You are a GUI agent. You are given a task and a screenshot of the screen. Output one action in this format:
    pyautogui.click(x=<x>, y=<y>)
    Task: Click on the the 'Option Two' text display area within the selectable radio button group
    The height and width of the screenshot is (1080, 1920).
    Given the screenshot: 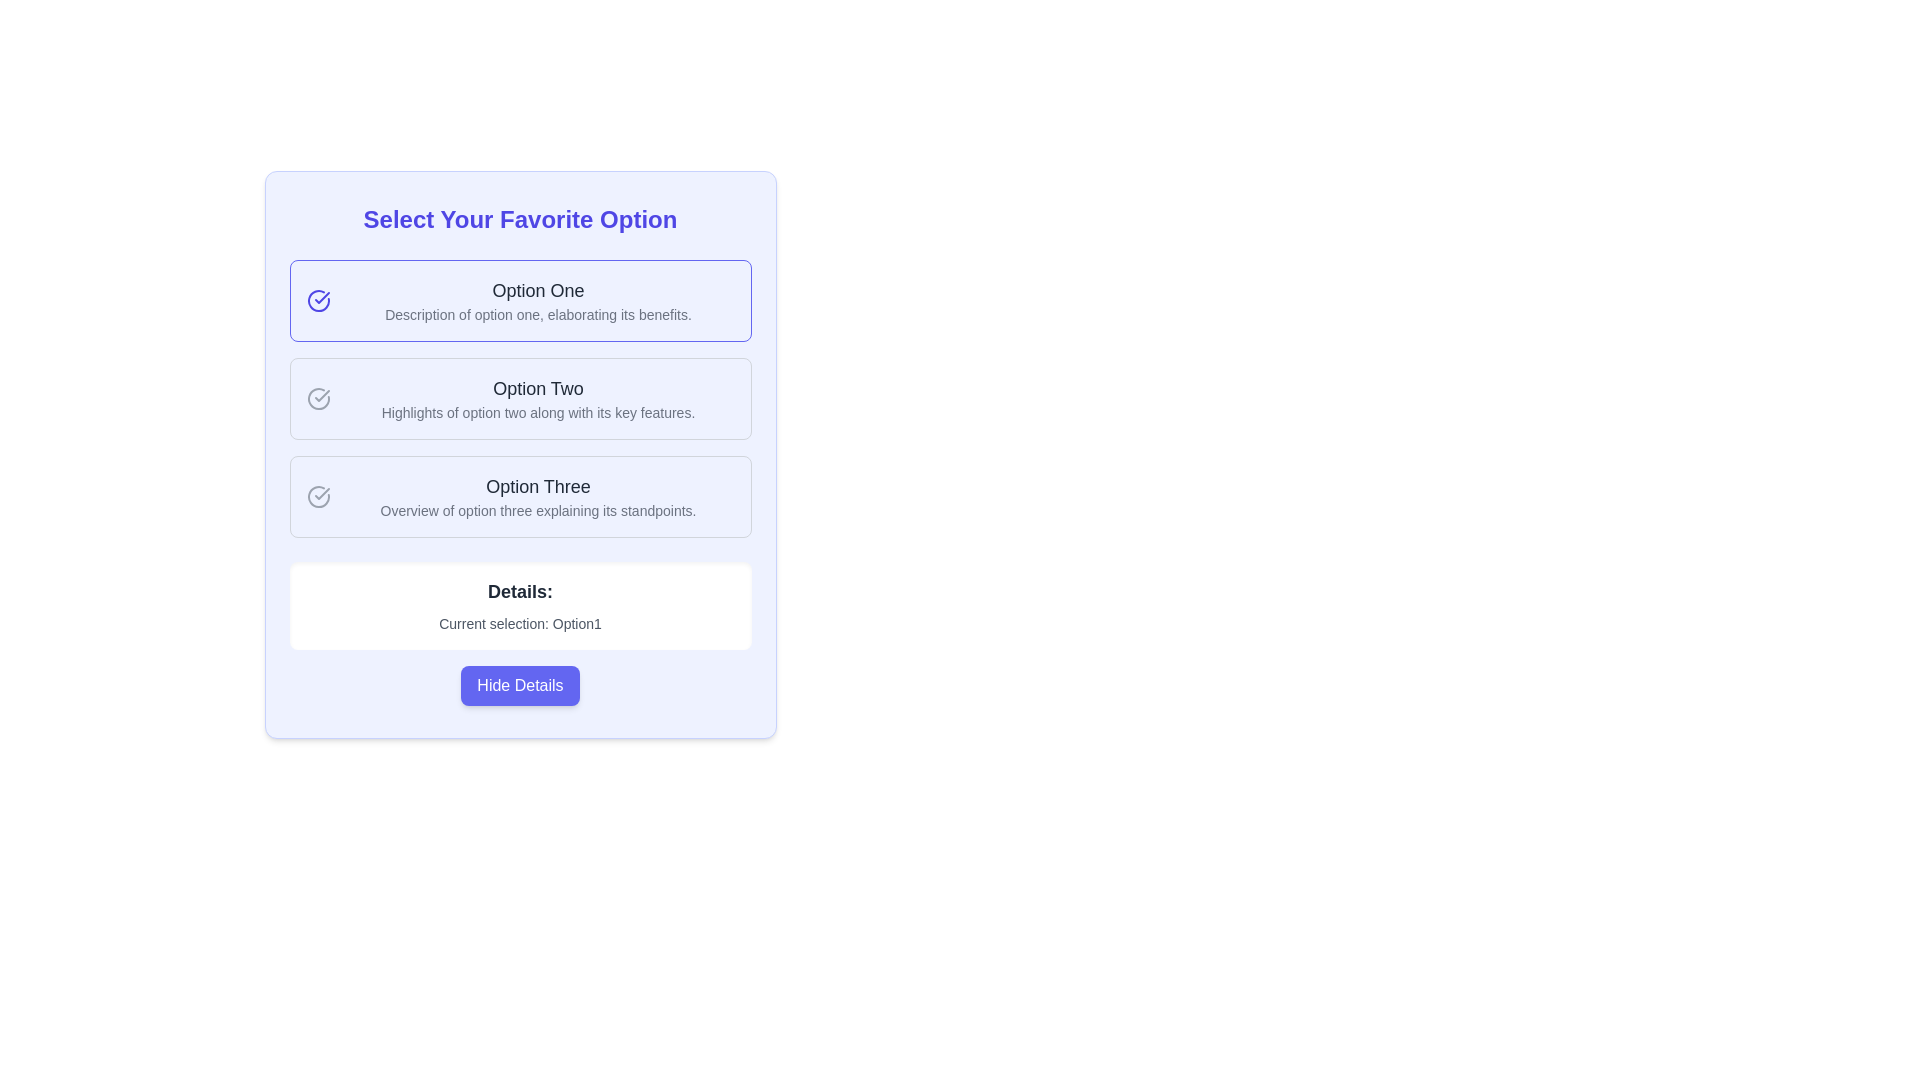 What is the action you would take?
    pyautogui.click(x=538, y=398)
    